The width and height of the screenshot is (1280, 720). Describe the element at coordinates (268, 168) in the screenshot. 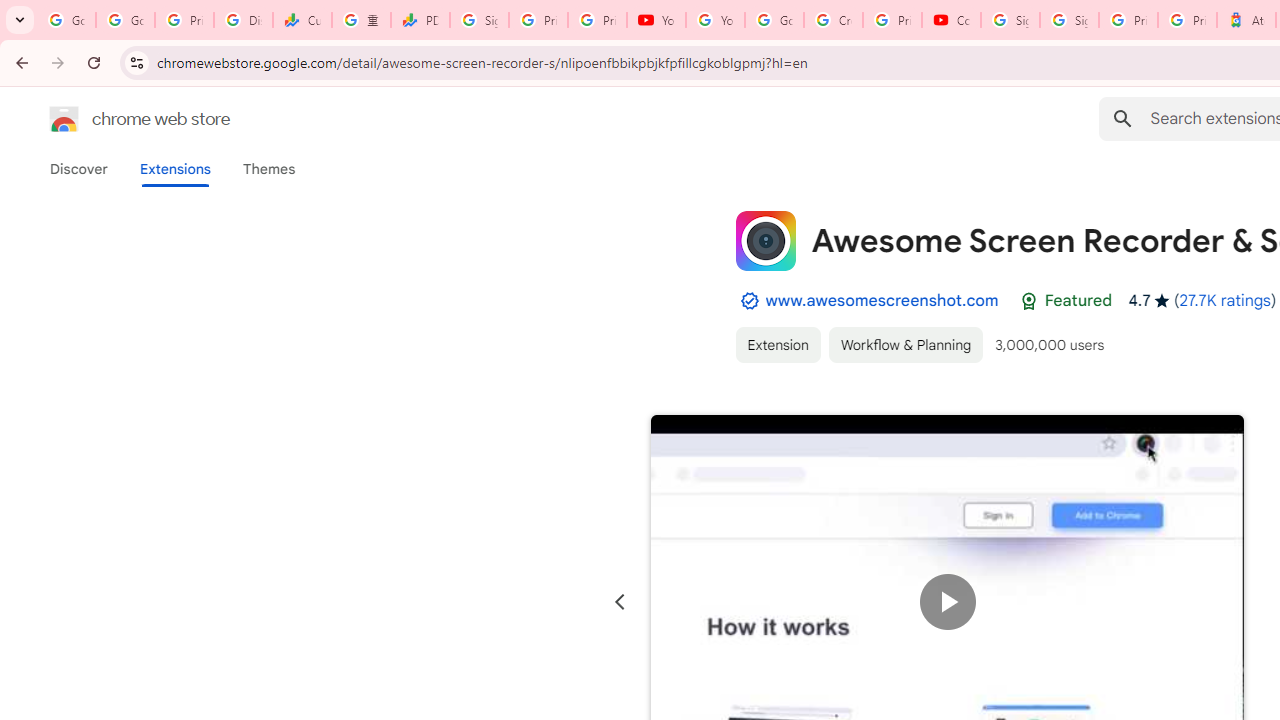

I see `'Themes'` at that location.